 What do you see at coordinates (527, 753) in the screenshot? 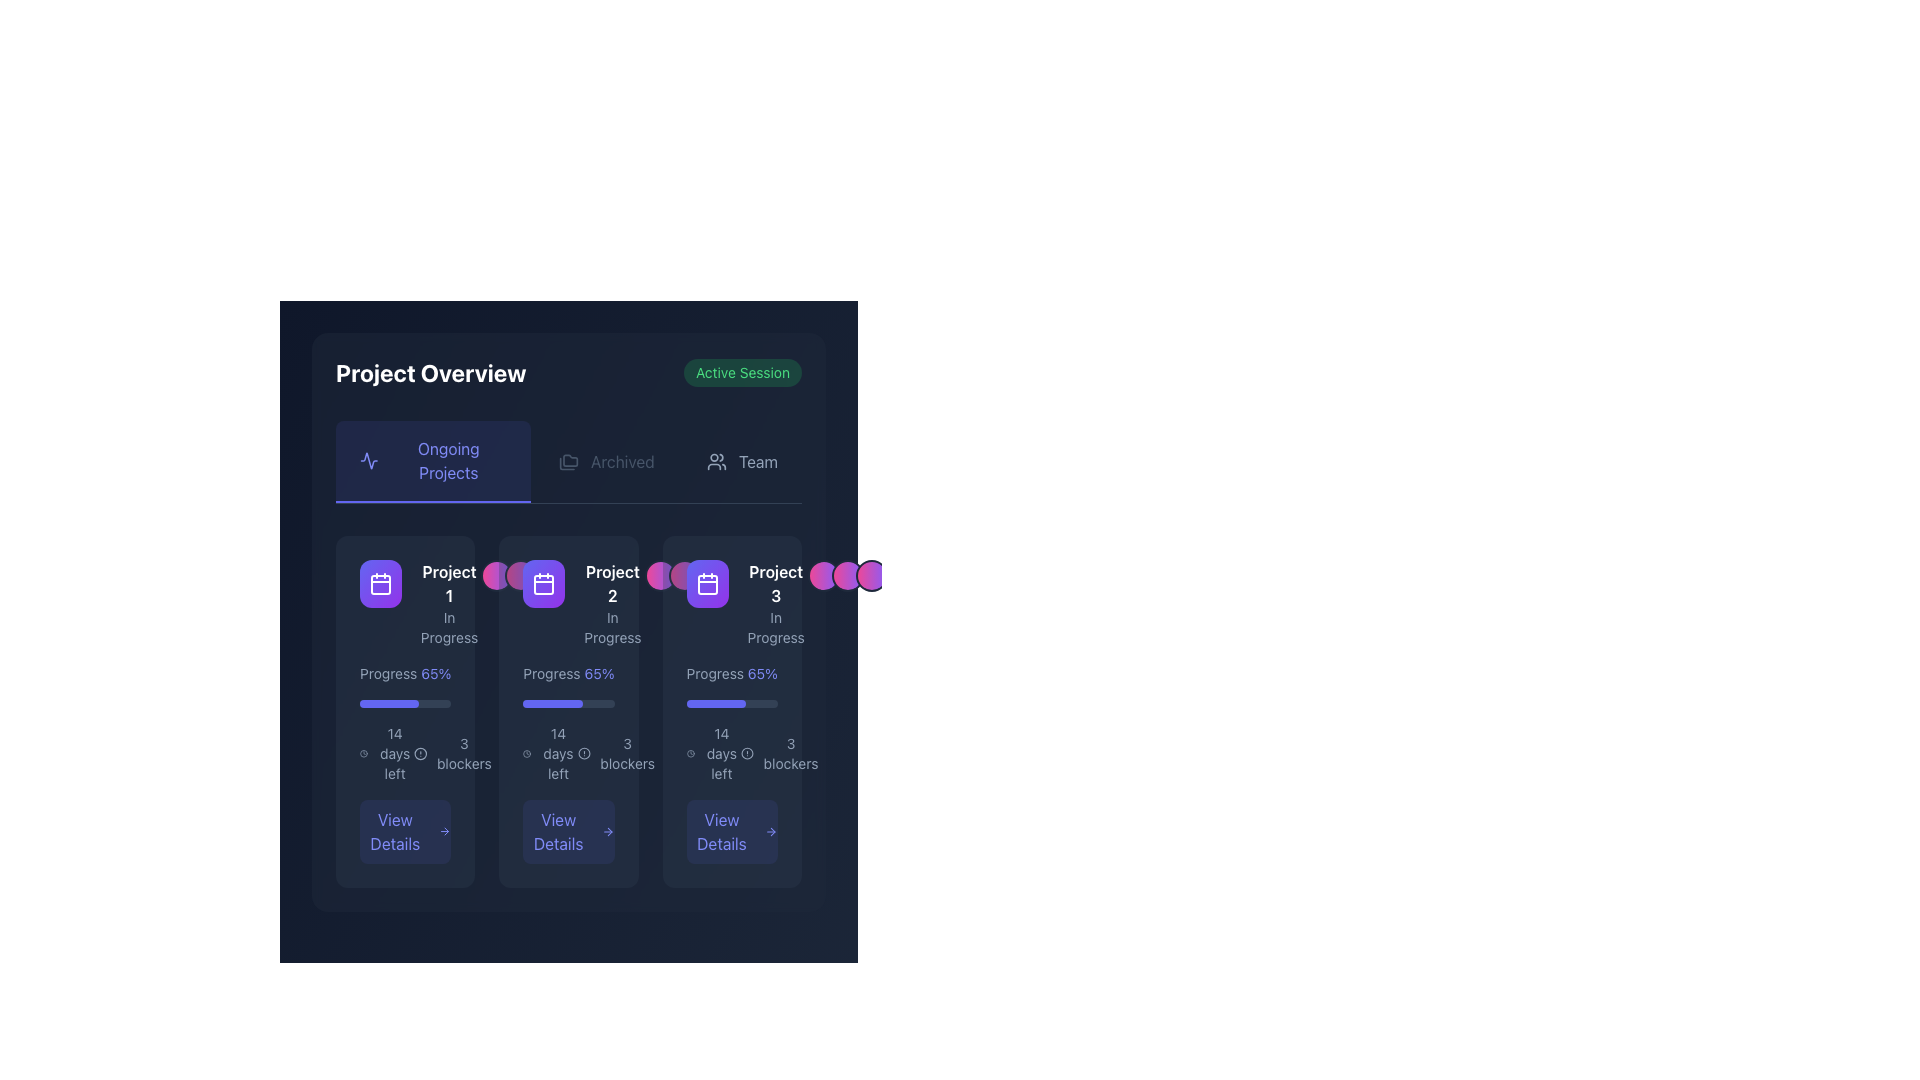
I see `the clock icon located at the lower part of the project card, which is adjacent to the text '14 days left'` at bounding box center [527, 753].